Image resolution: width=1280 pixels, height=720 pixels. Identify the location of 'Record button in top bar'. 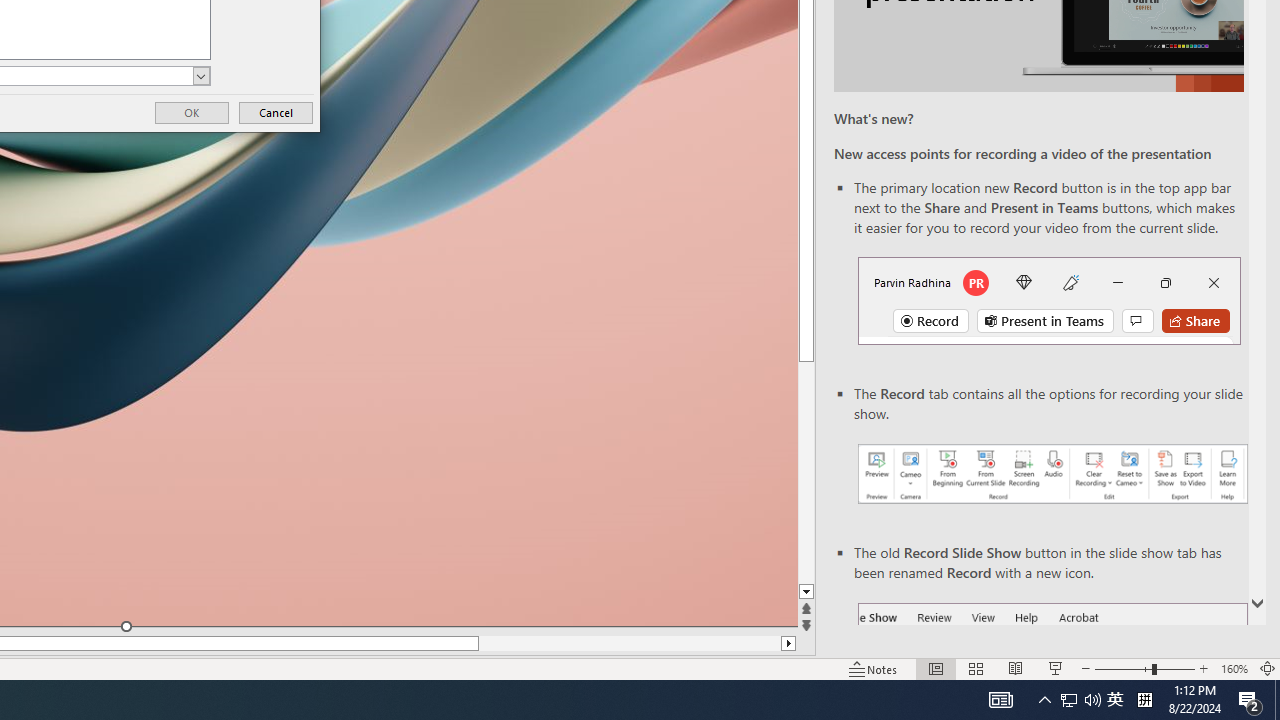
(1048, 300).